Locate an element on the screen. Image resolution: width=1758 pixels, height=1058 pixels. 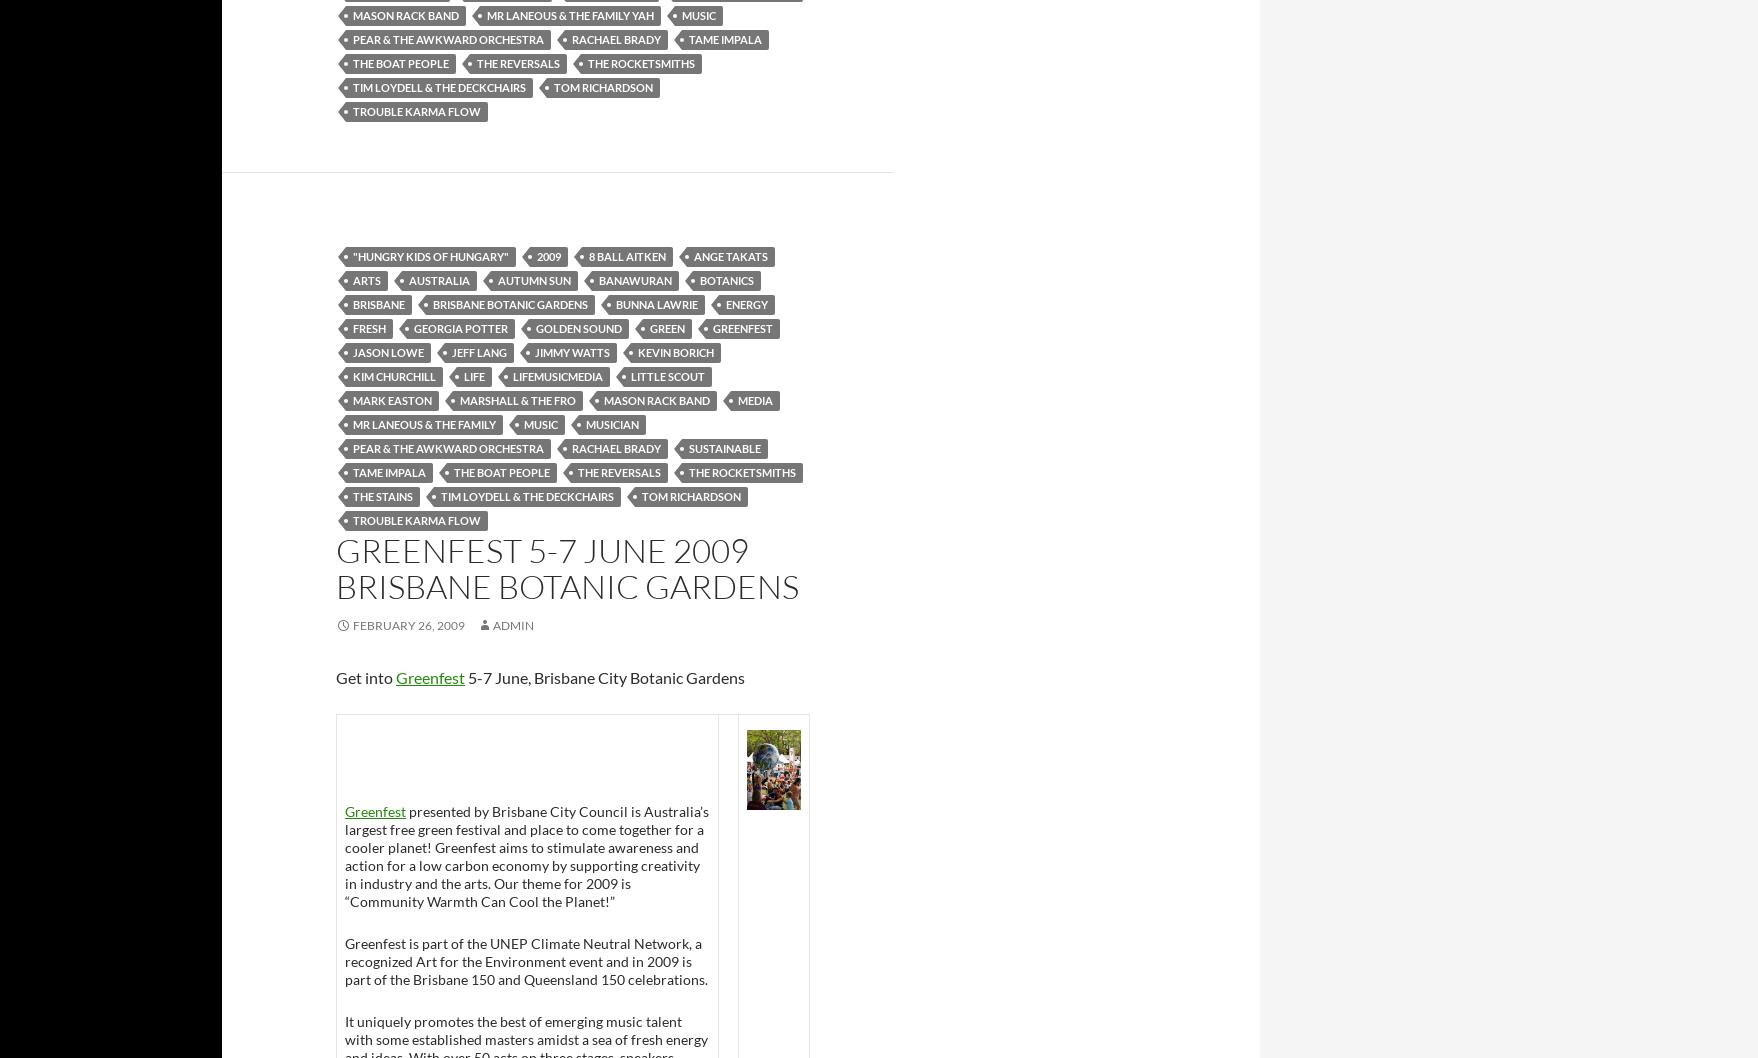
'2009' is located at coordinates (548, 255).